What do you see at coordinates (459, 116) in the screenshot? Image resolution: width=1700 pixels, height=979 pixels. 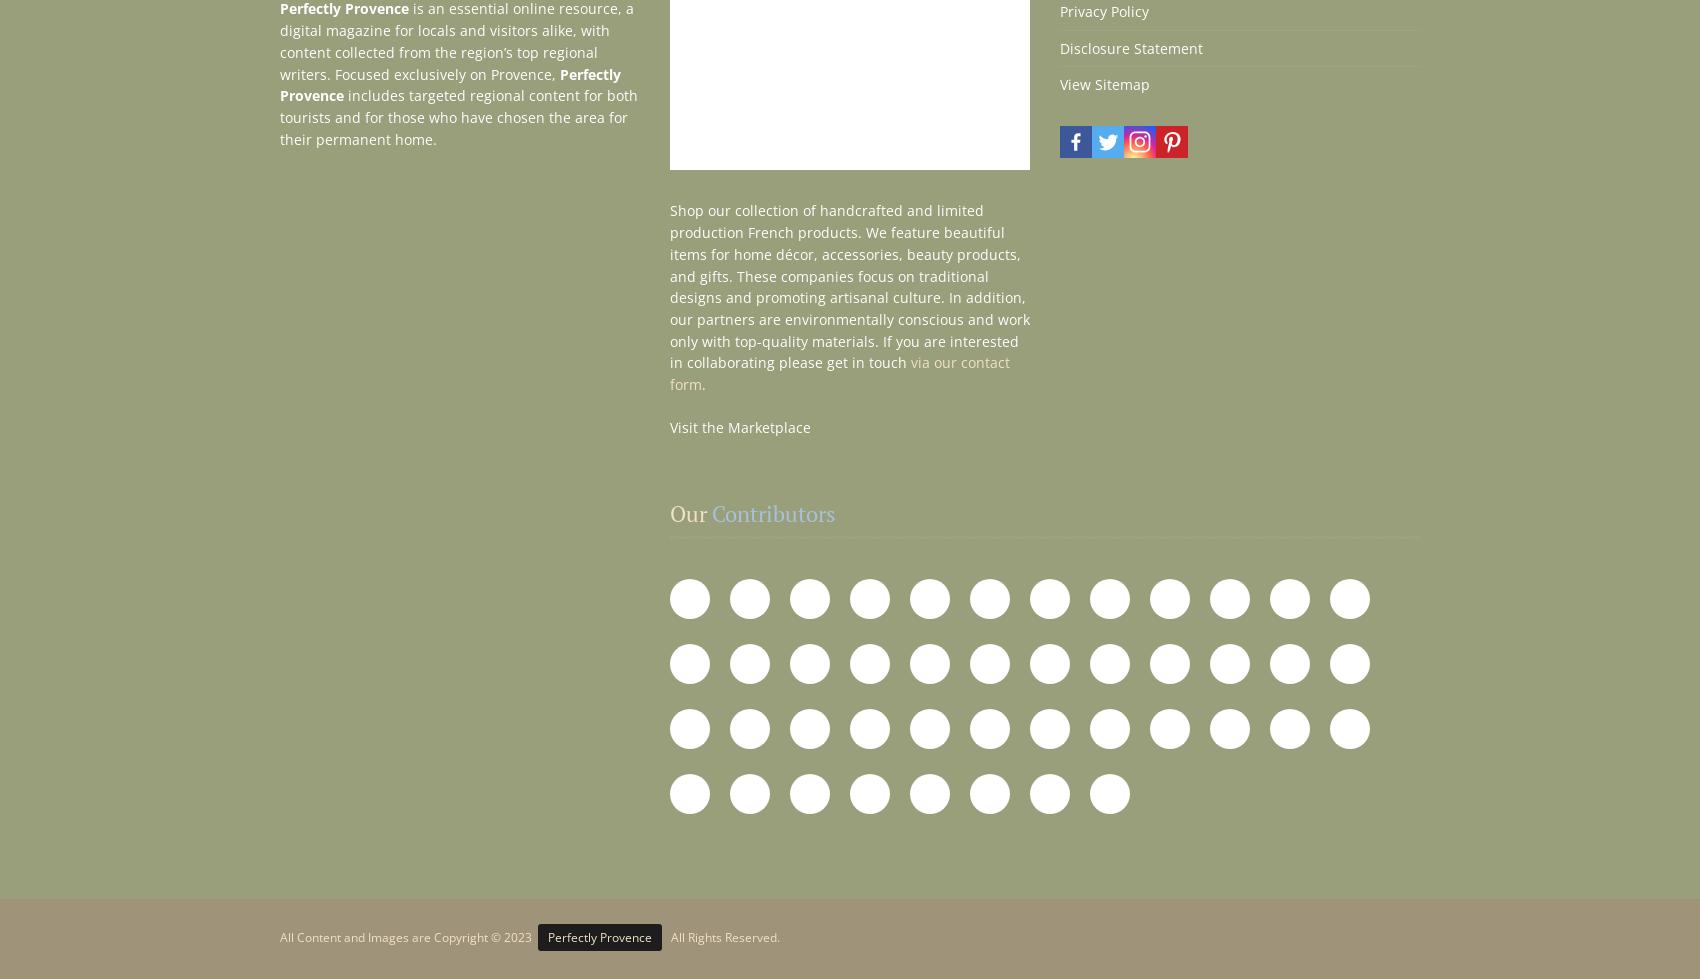 I see `'includes targeted regional content for both tourists and for those who have chosen the area for their permanent home.'` at bounding box center [459, 116].